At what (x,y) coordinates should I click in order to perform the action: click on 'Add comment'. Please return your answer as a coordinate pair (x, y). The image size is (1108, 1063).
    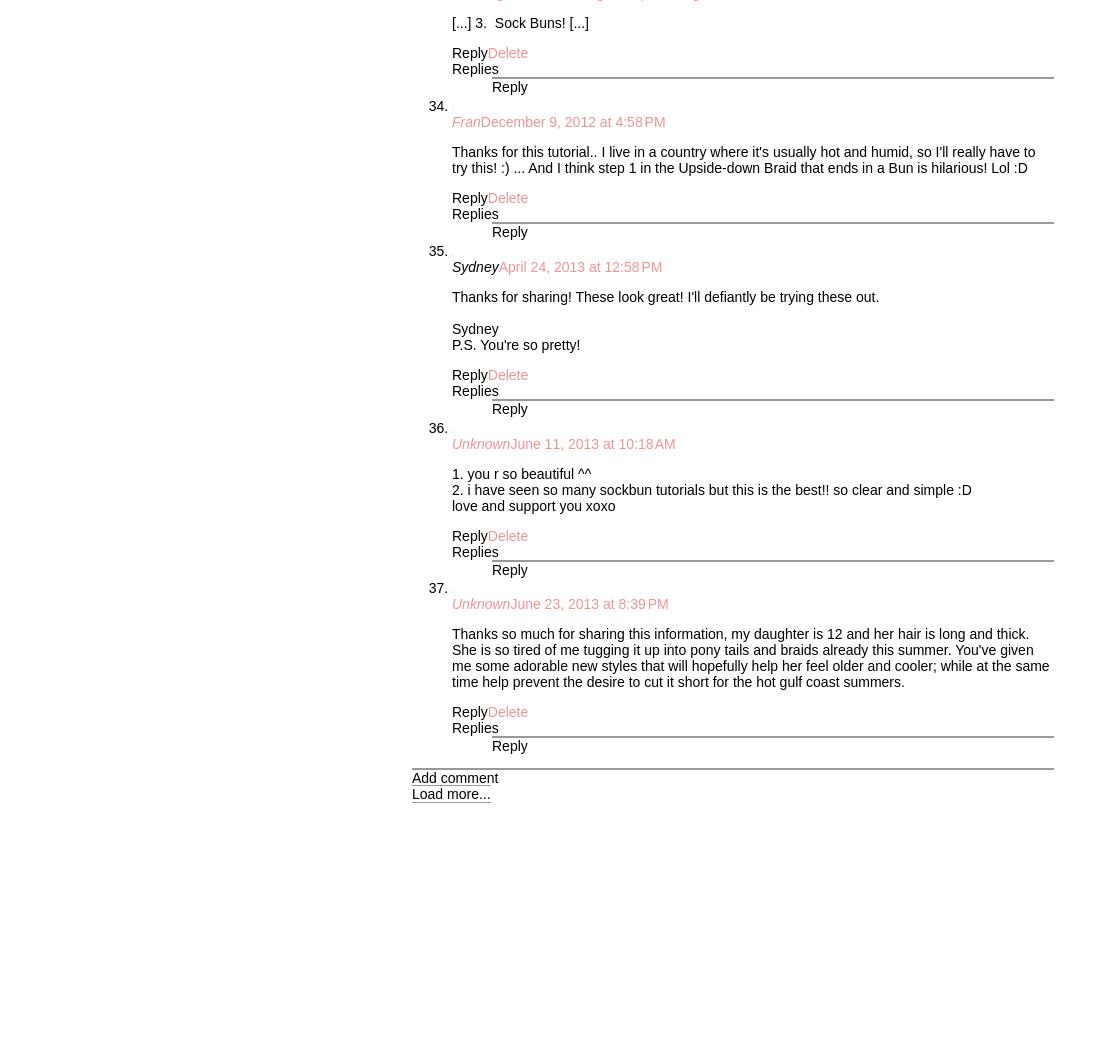
    Looking at the image, I should click on (453, 777).